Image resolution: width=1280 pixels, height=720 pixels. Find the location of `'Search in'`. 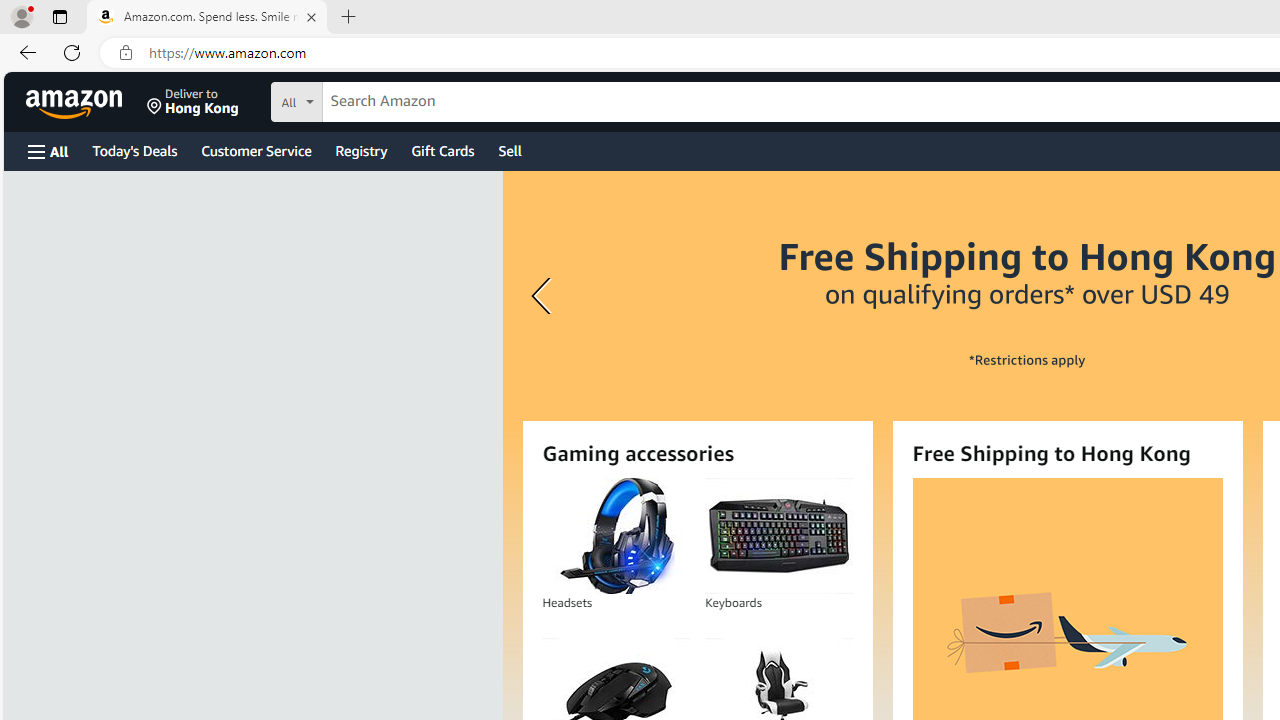

'Search in' is located at coordinates (371, 99).